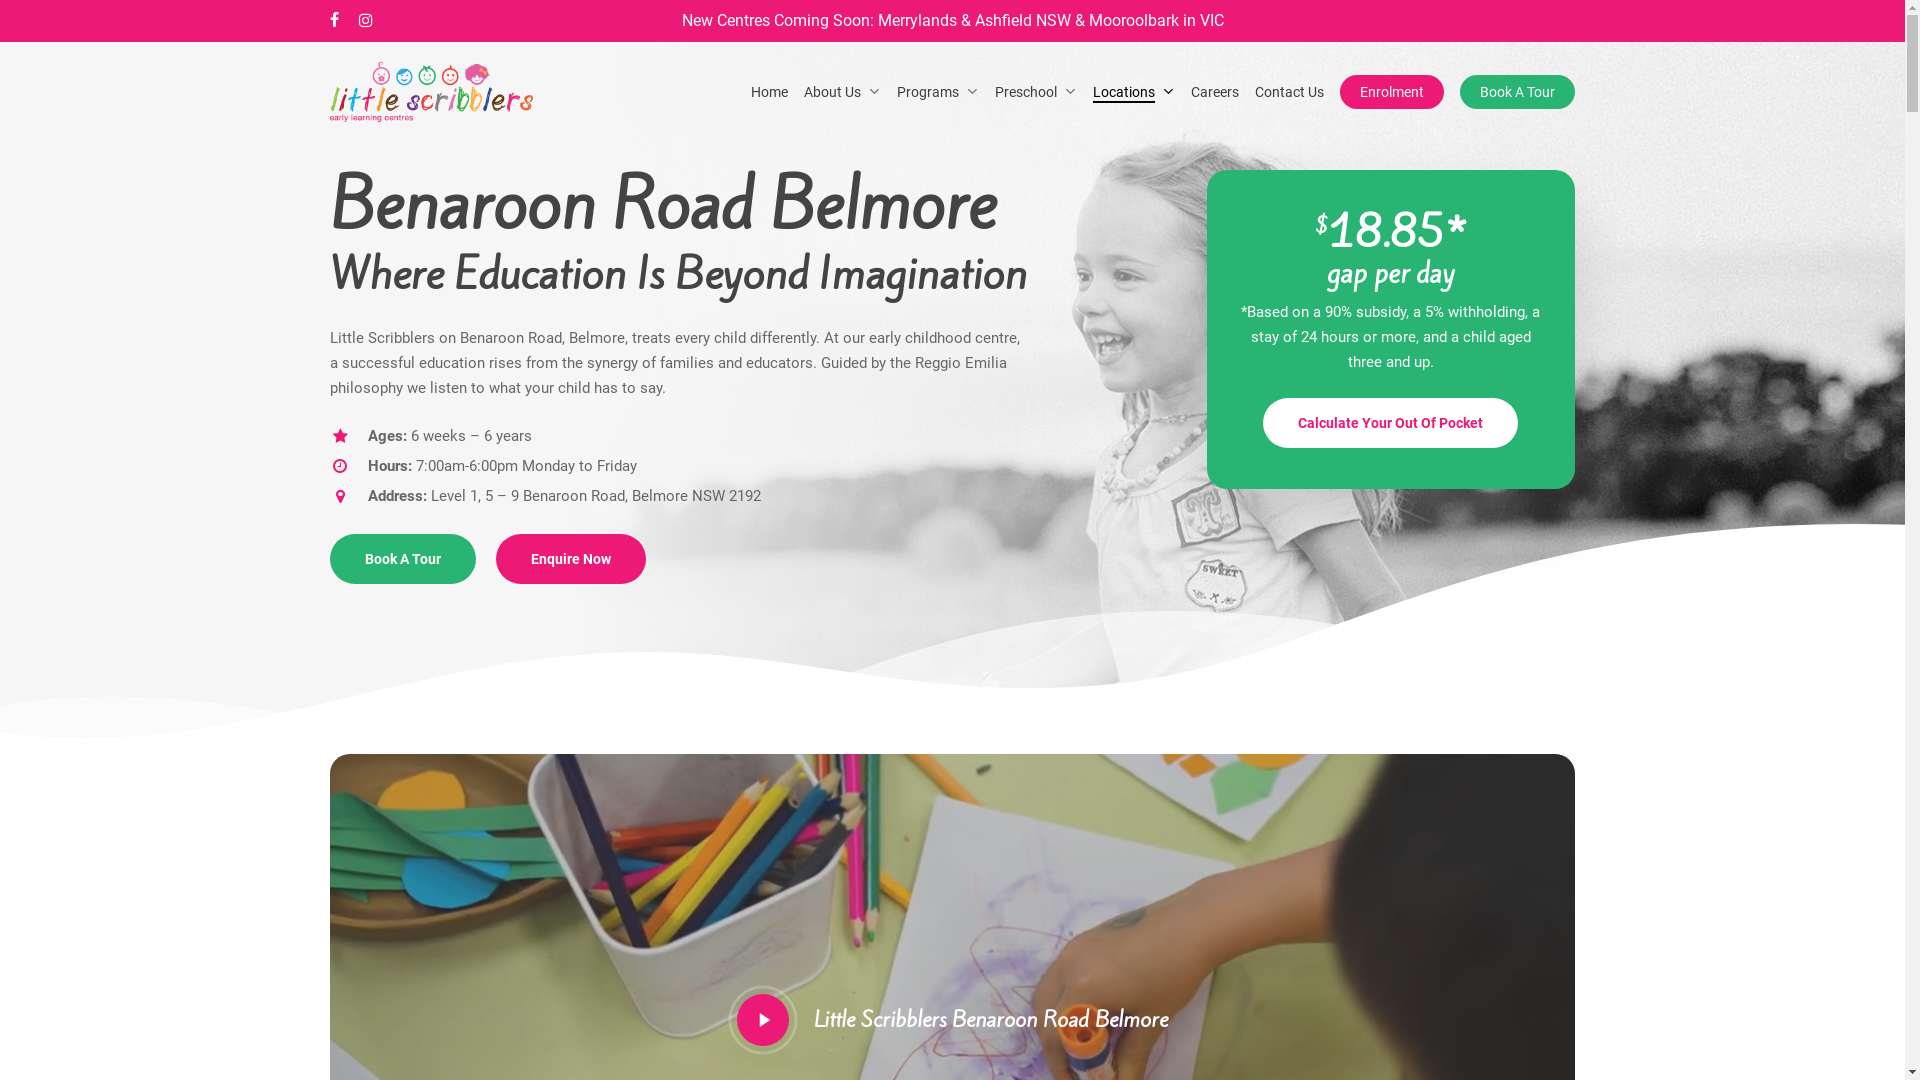 This screenshot has height=1080, width=1920. Describe the element at coordinates (570, 559) in the screenshot. I see `'Enquire Now'` at that location.